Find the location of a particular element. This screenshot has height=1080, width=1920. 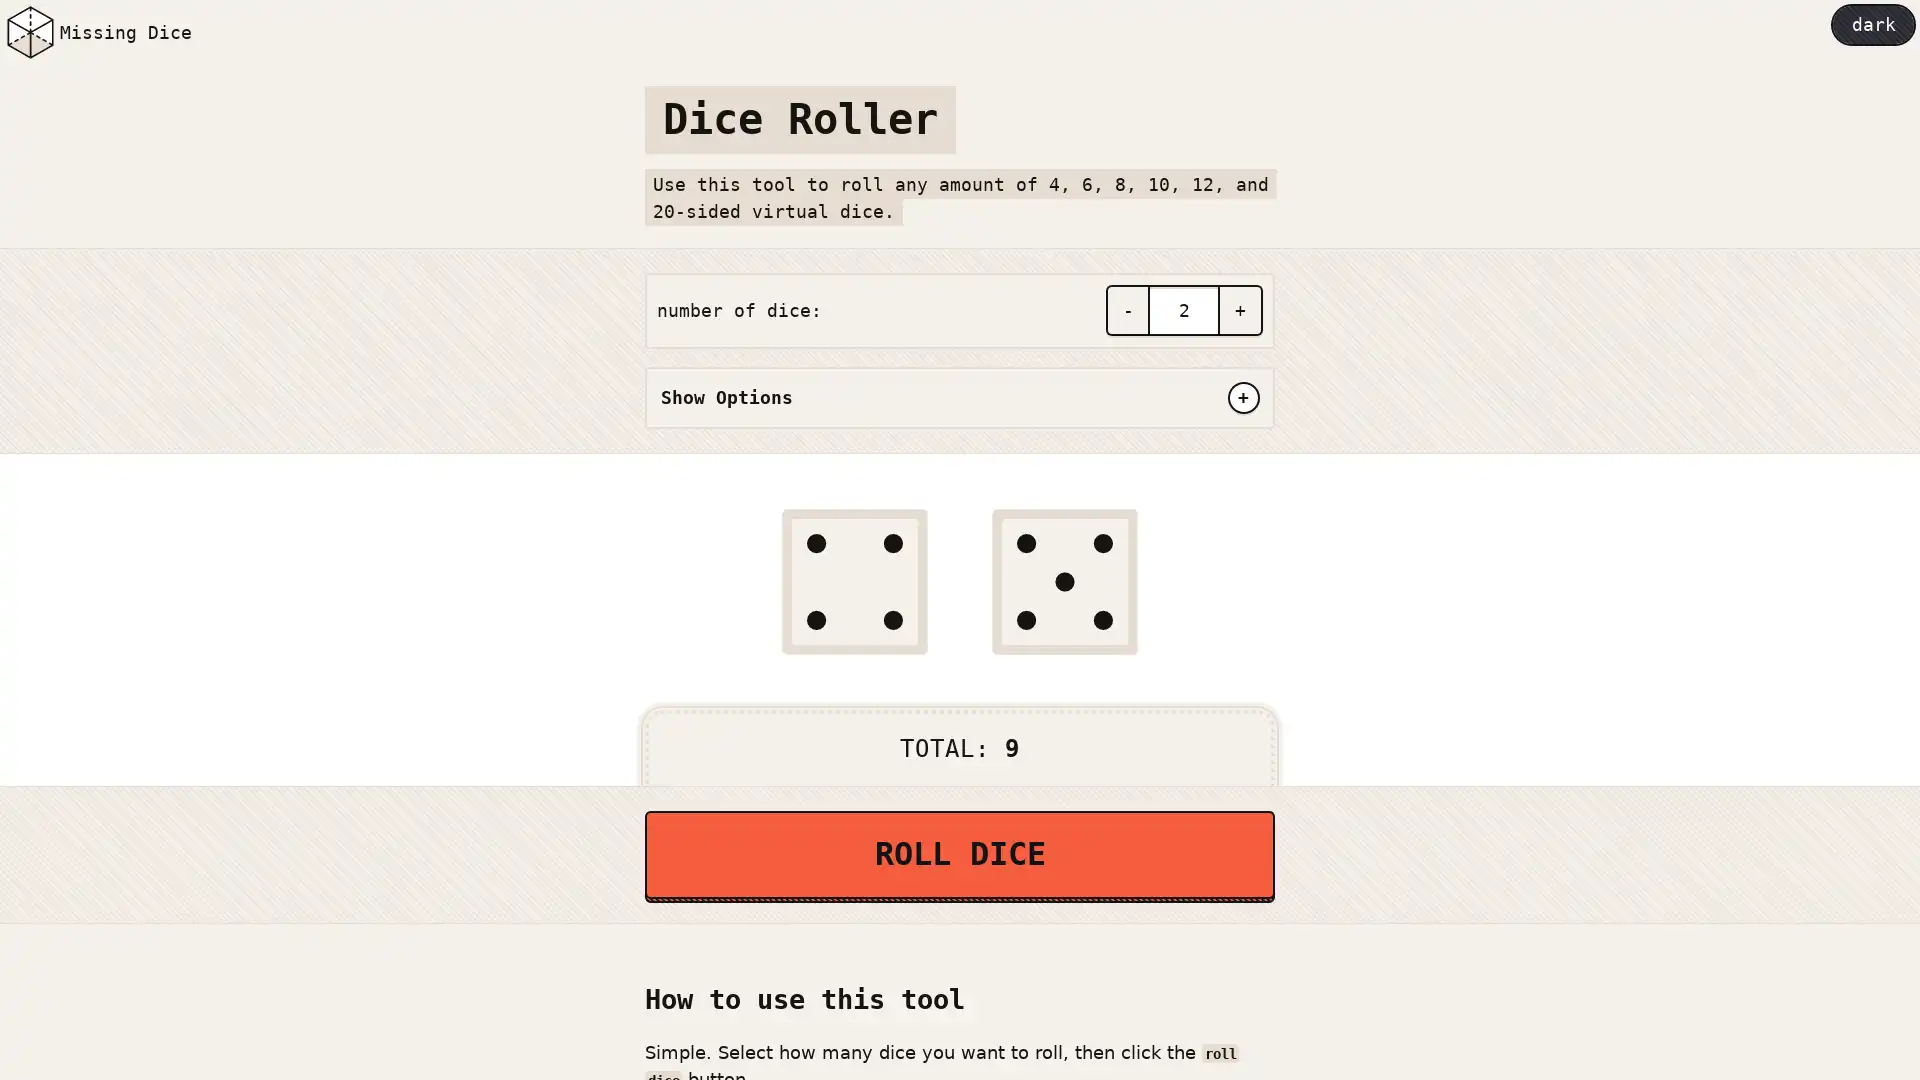

plus 1 is located at coordinates (1240, 310).